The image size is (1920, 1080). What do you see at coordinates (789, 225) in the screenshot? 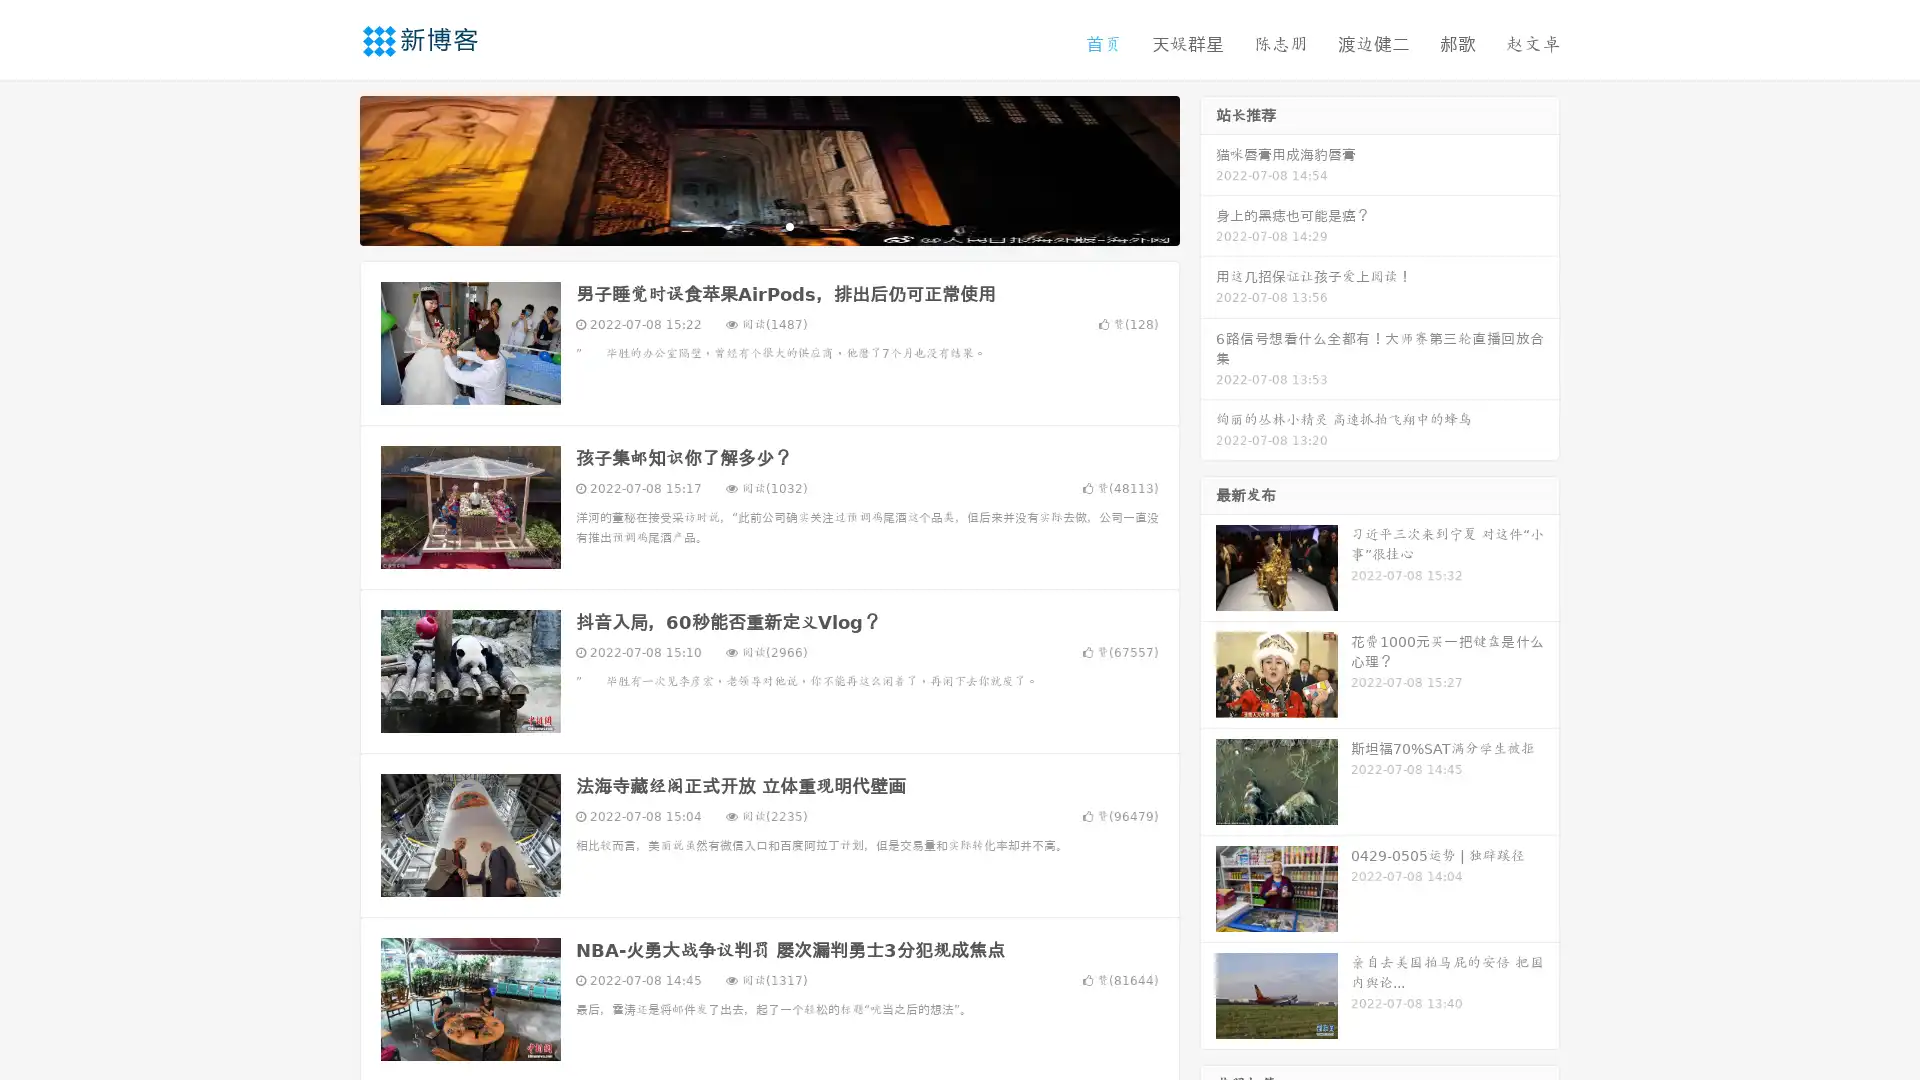
I see `Go to slide 3` at bounding box center [789, 225].